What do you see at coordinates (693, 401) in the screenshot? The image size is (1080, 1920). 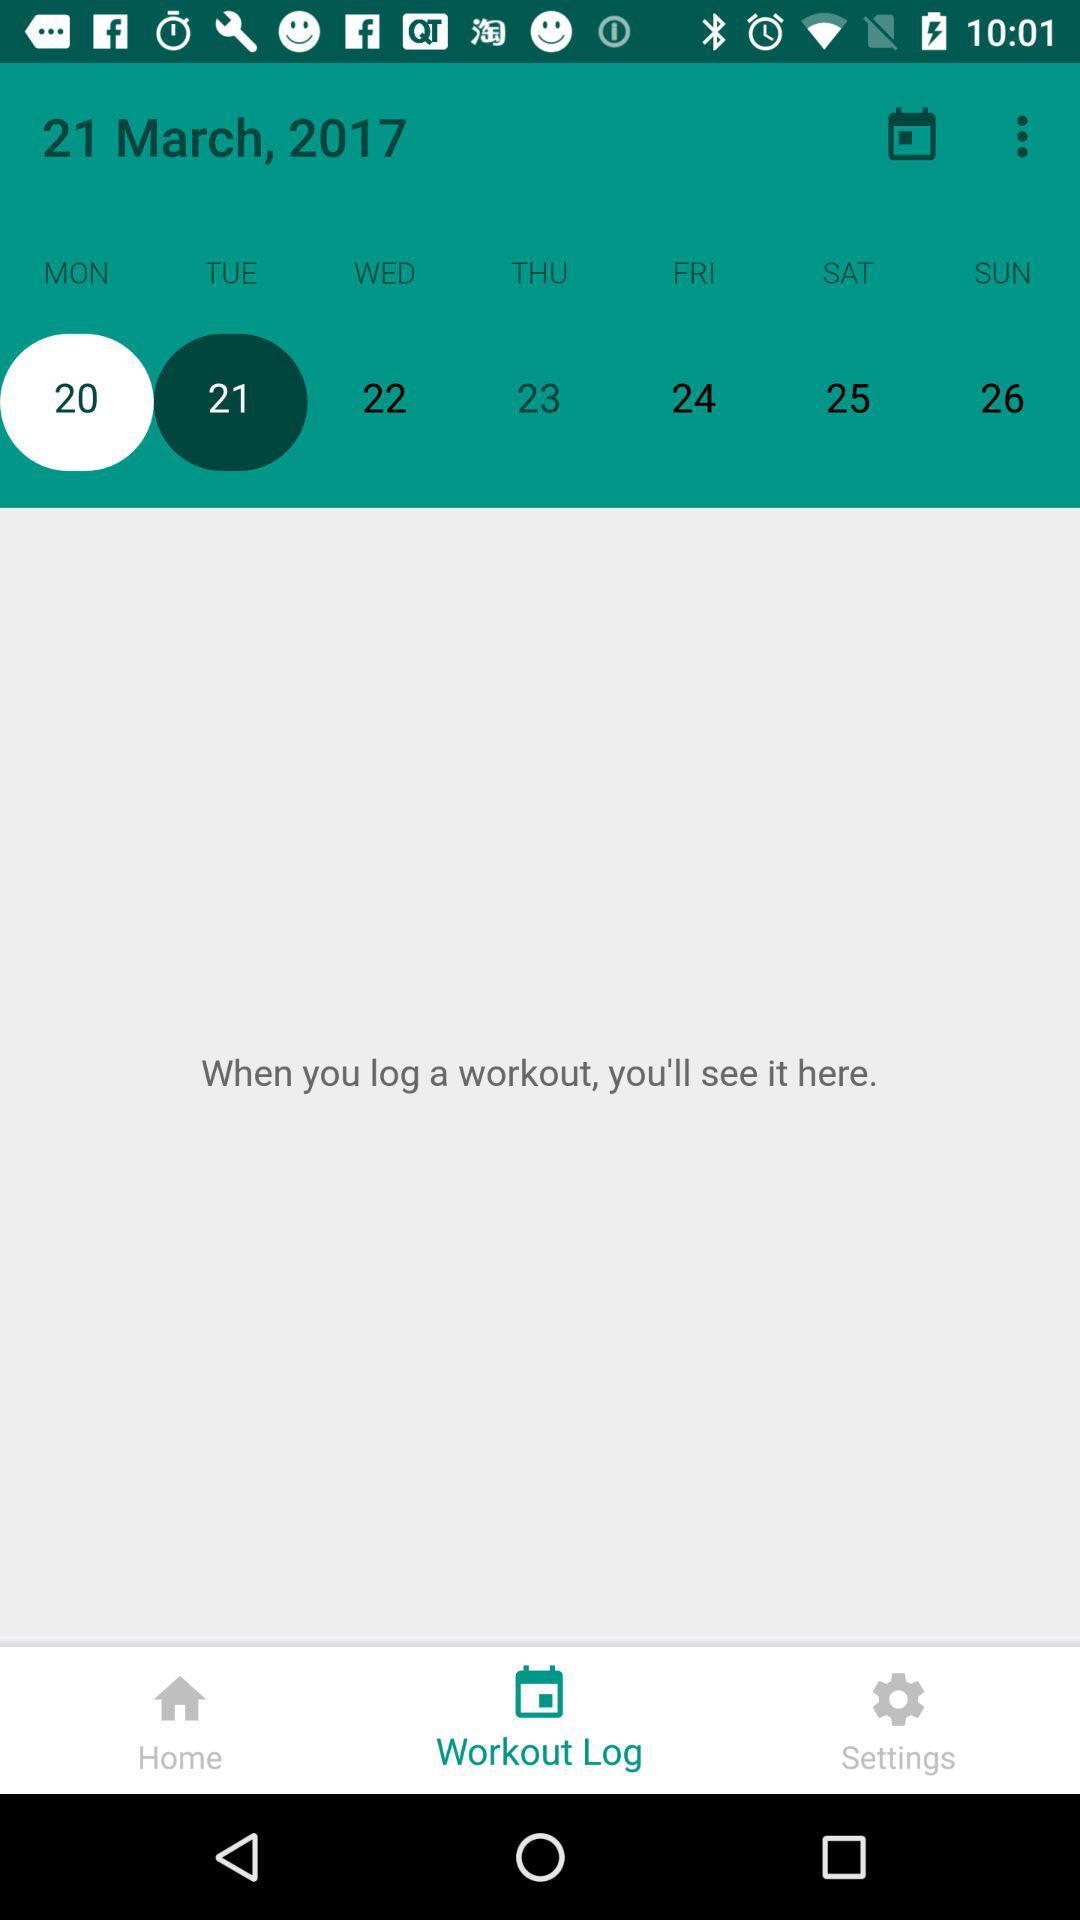 I see `the number 24 shown below fri` at bounding box center [693, 401].